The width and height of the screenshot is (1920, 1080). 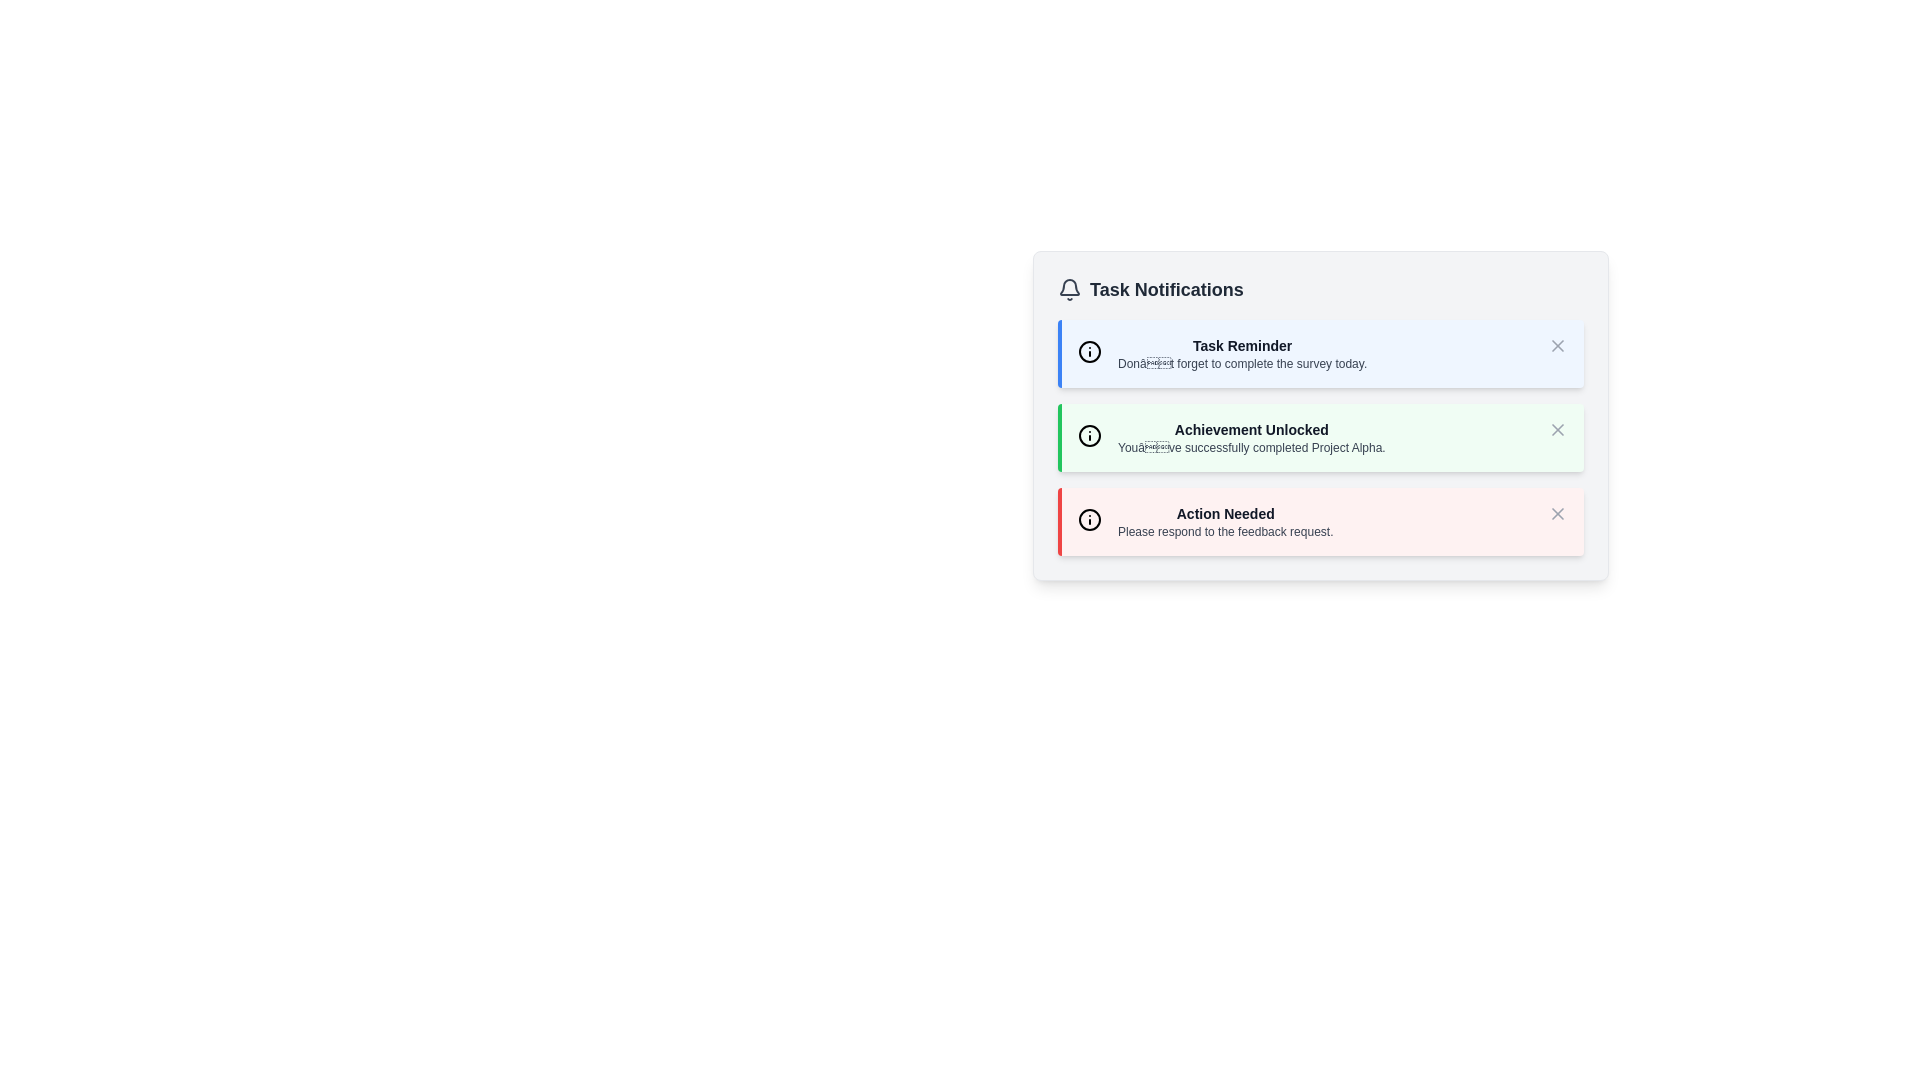 What do you see at coordinates (1557, 345) in the screenshot?
I see `the small X icon in the top-right corner of the first notification card` at bounding box center [1557, 345].